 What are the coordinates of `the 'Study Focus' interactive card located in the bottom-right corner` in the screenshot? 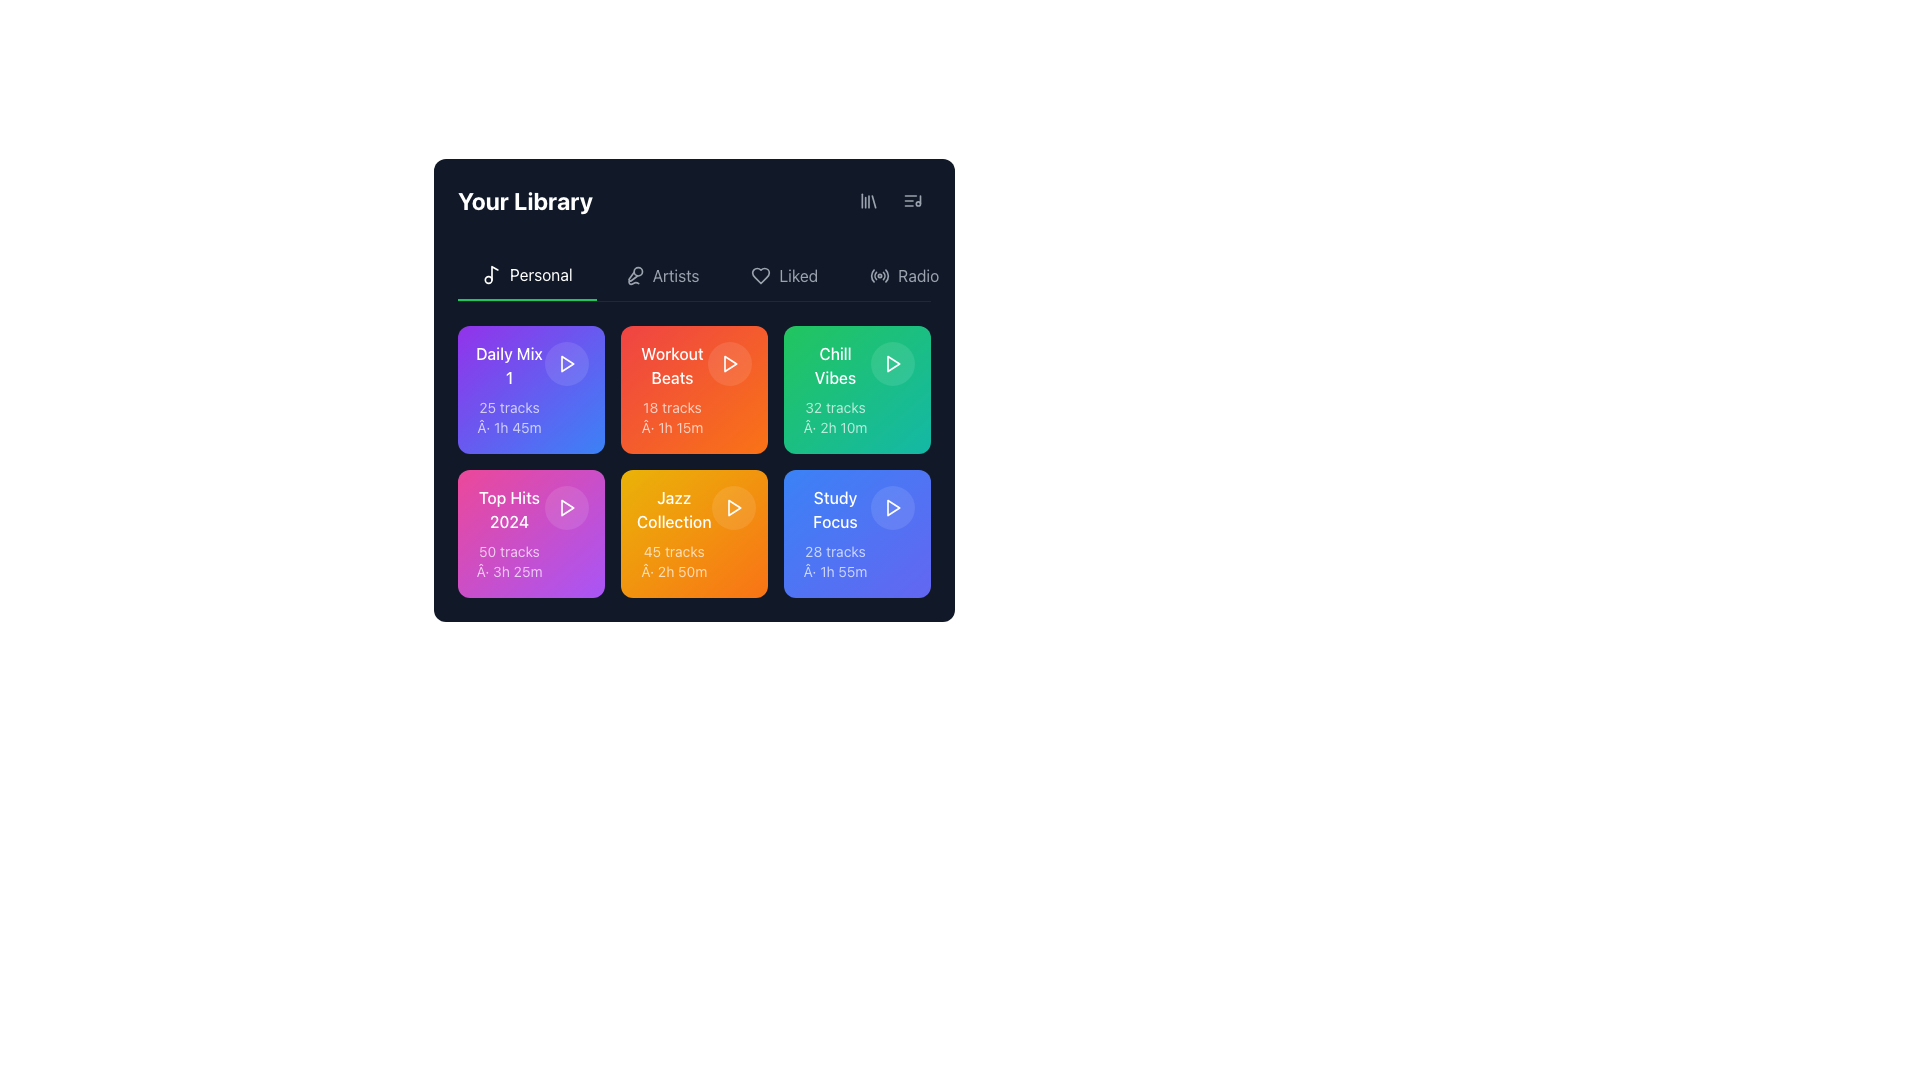 It's located at (857, 532).